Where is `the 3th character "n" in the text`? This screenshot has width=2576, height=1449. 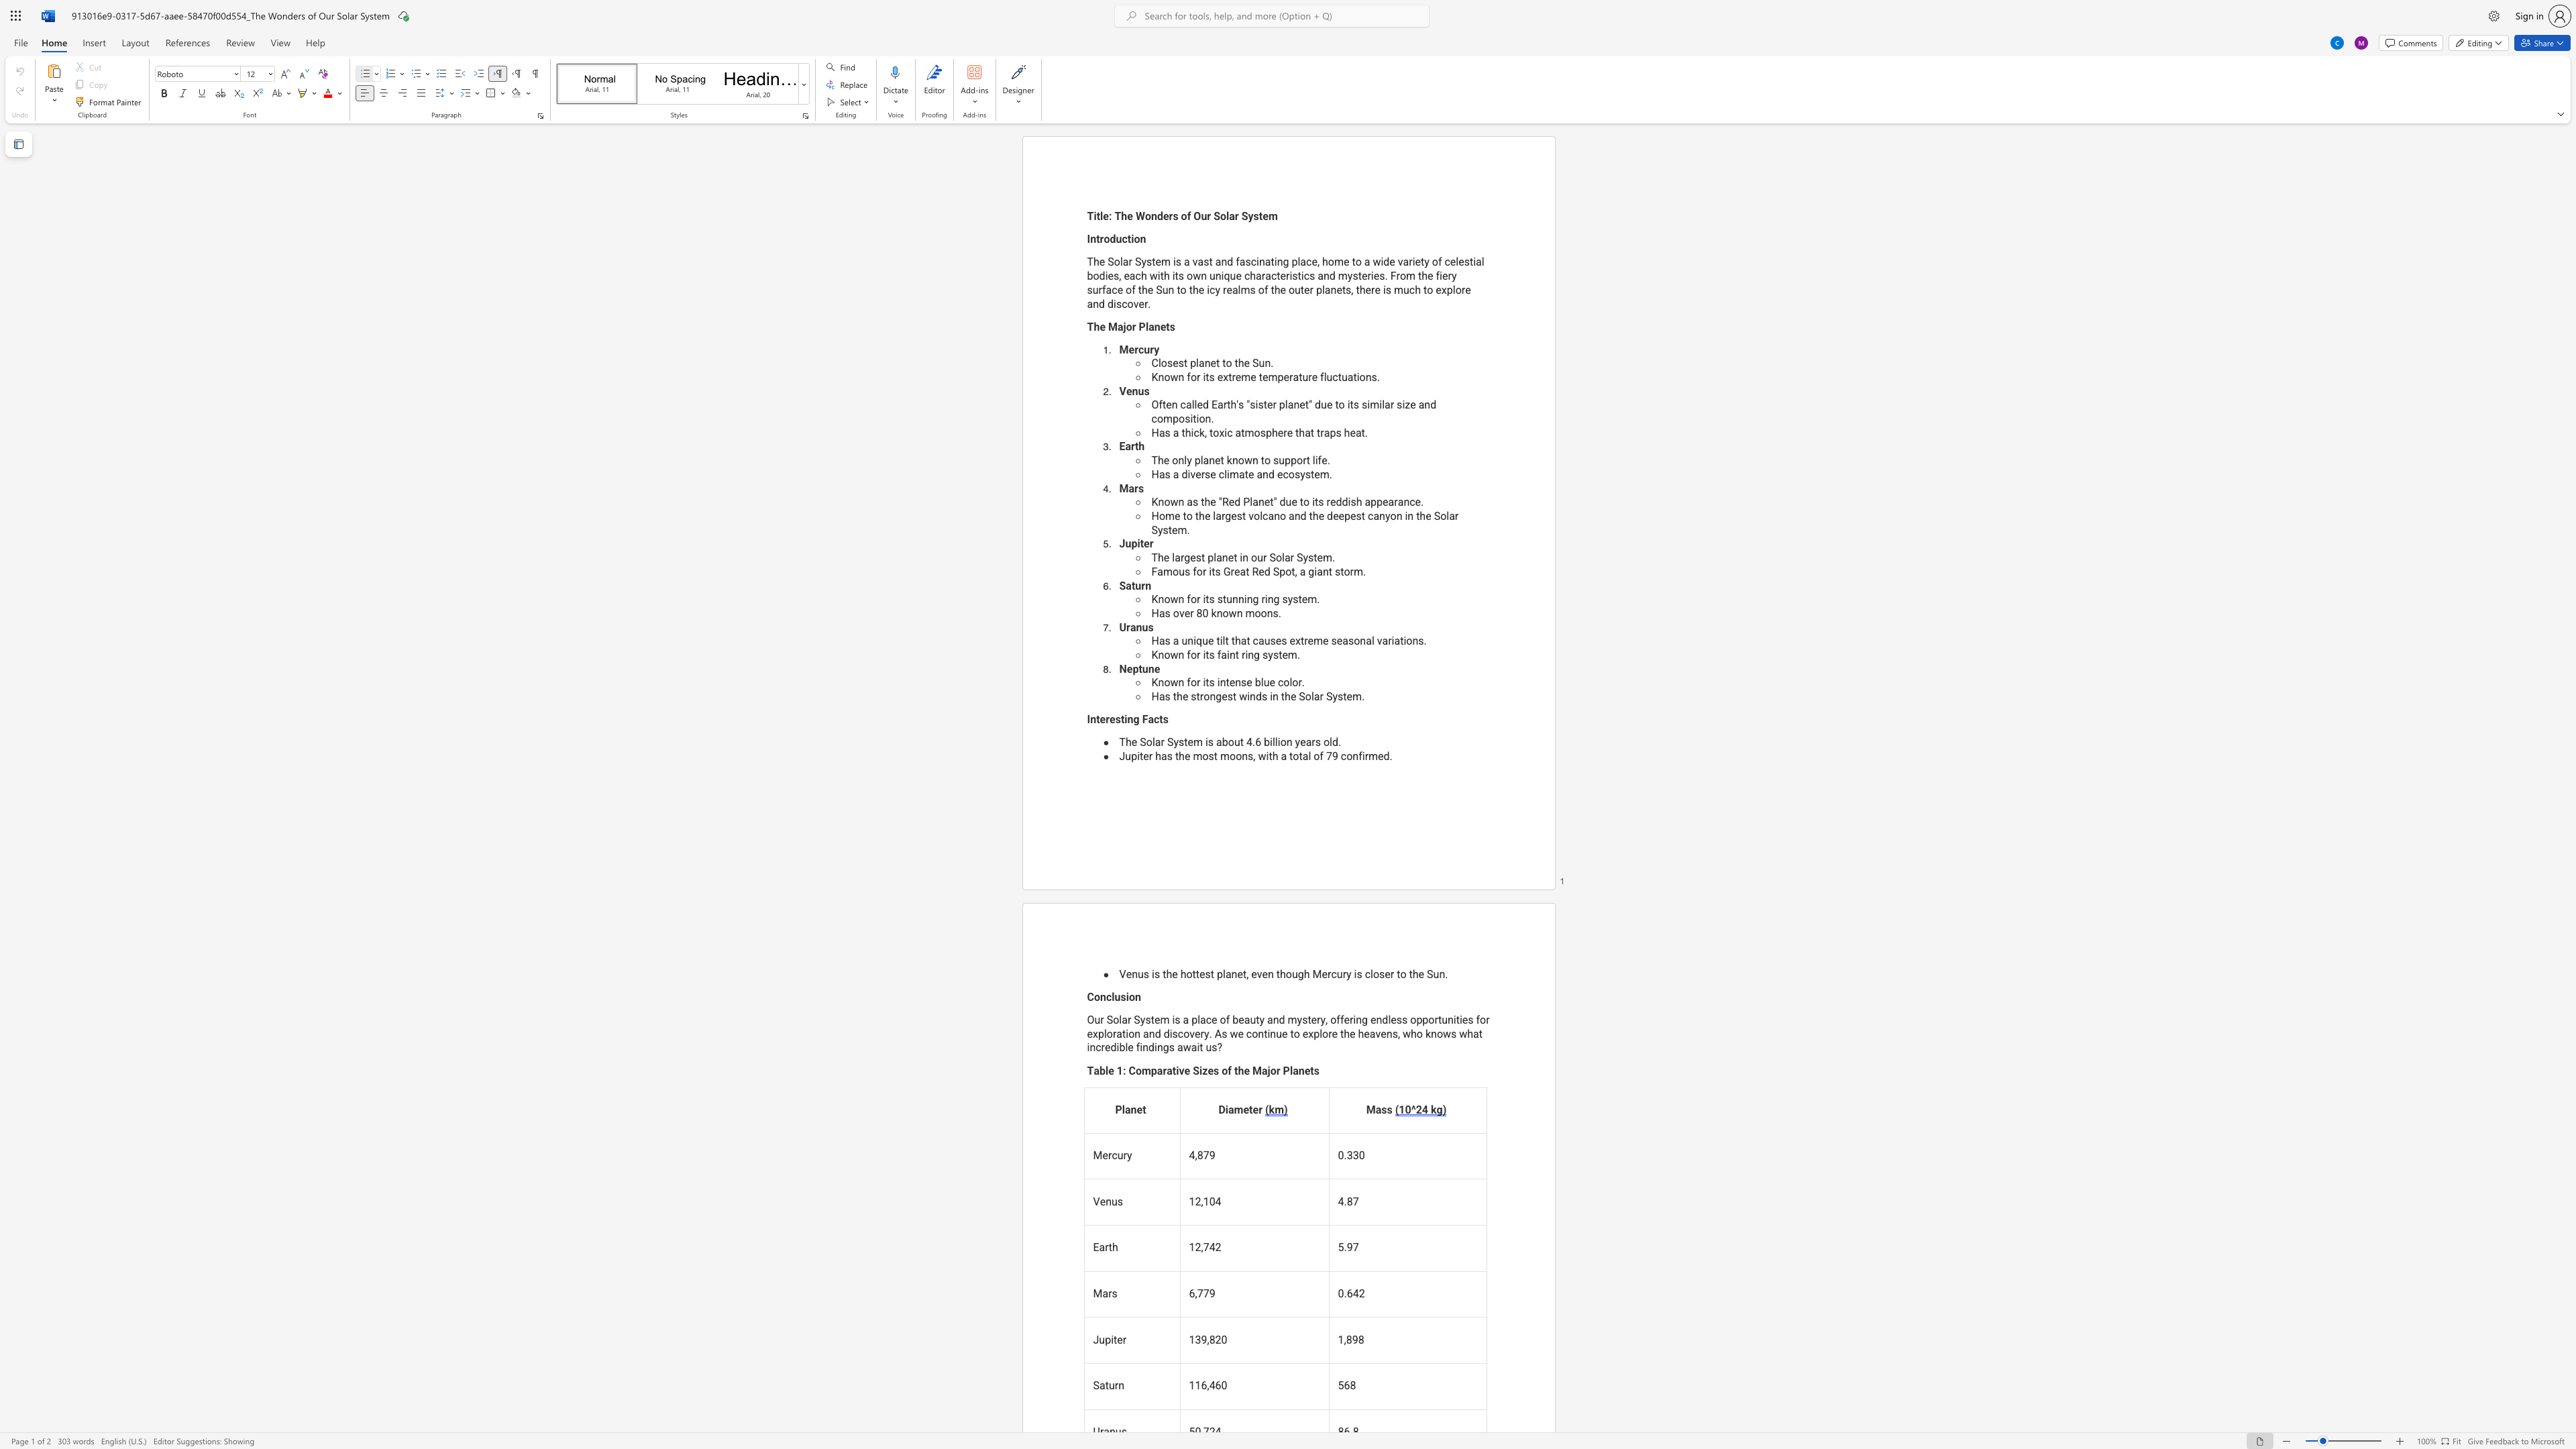
the 3th character "n" in the text is located at coordinates (1232, 653).